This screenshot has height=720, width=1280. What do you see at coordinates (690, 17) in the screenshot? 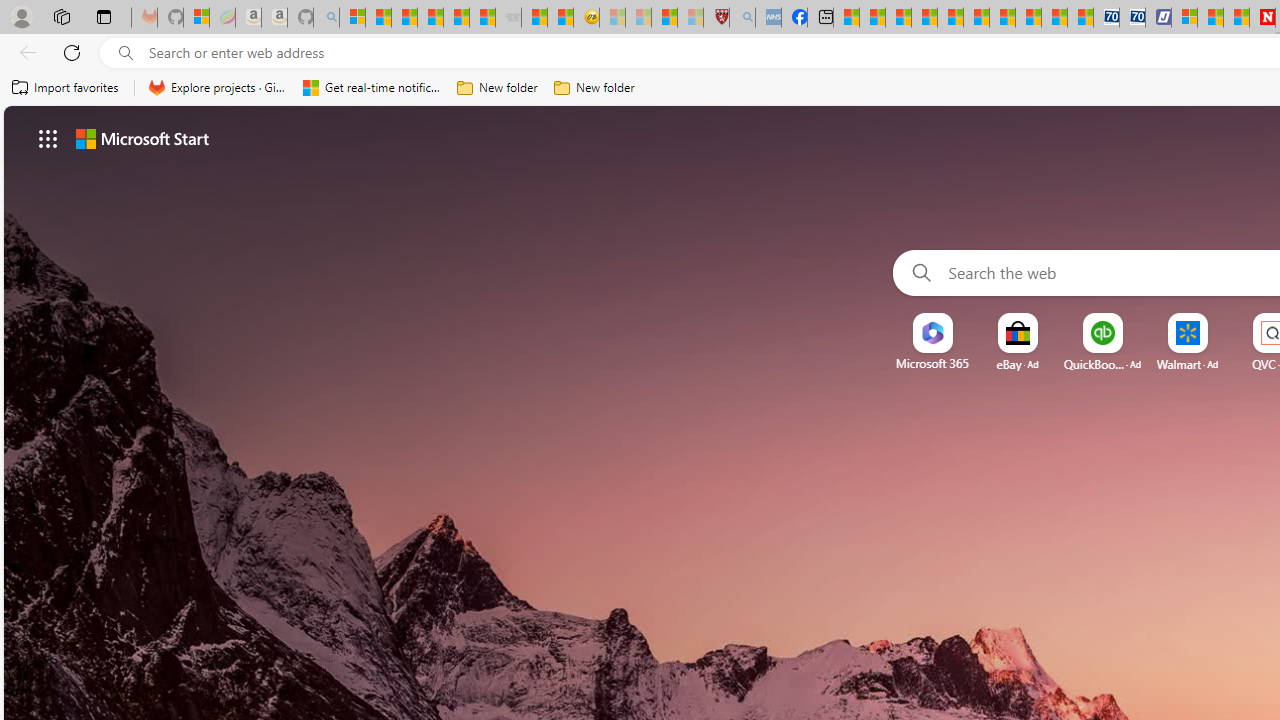
I see `'12 Popular Science Lies that Must be Corrected - Sleeping'` at bounding box center [690, 17].